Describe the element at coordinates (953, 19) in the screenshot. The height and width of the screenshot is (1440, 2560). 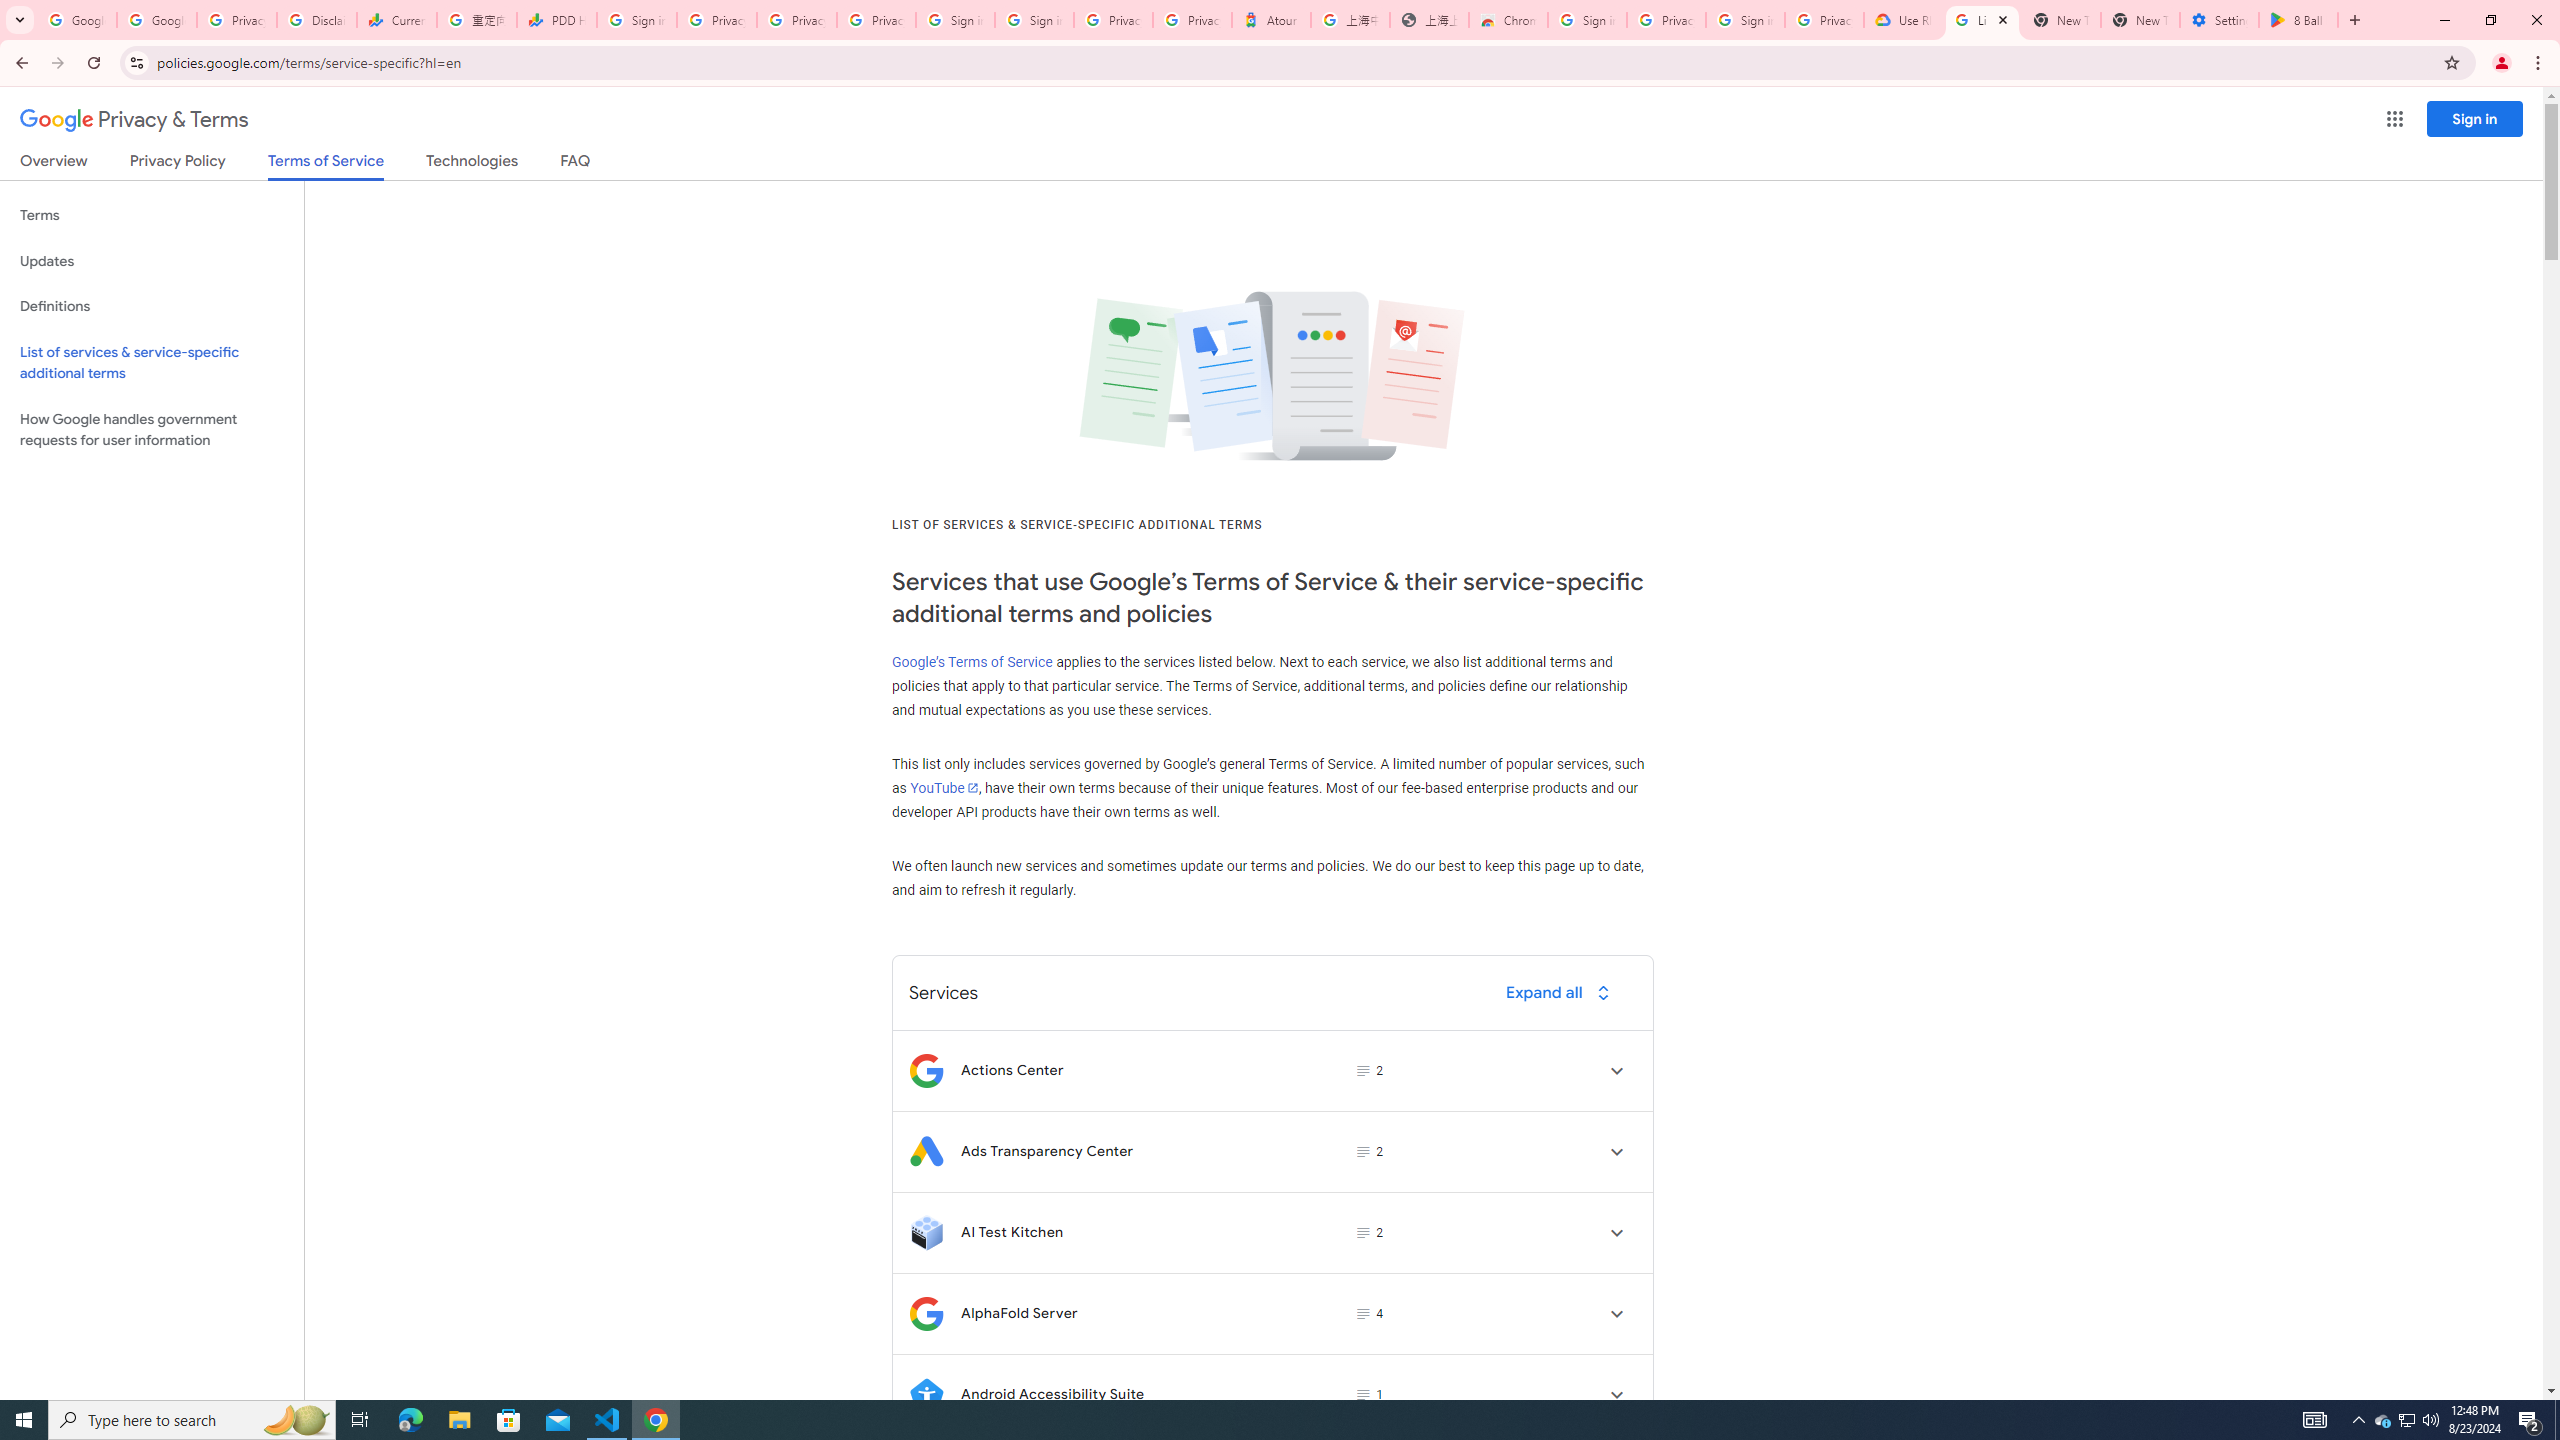
I see `'Sign in - Google Accounts'` at that location.